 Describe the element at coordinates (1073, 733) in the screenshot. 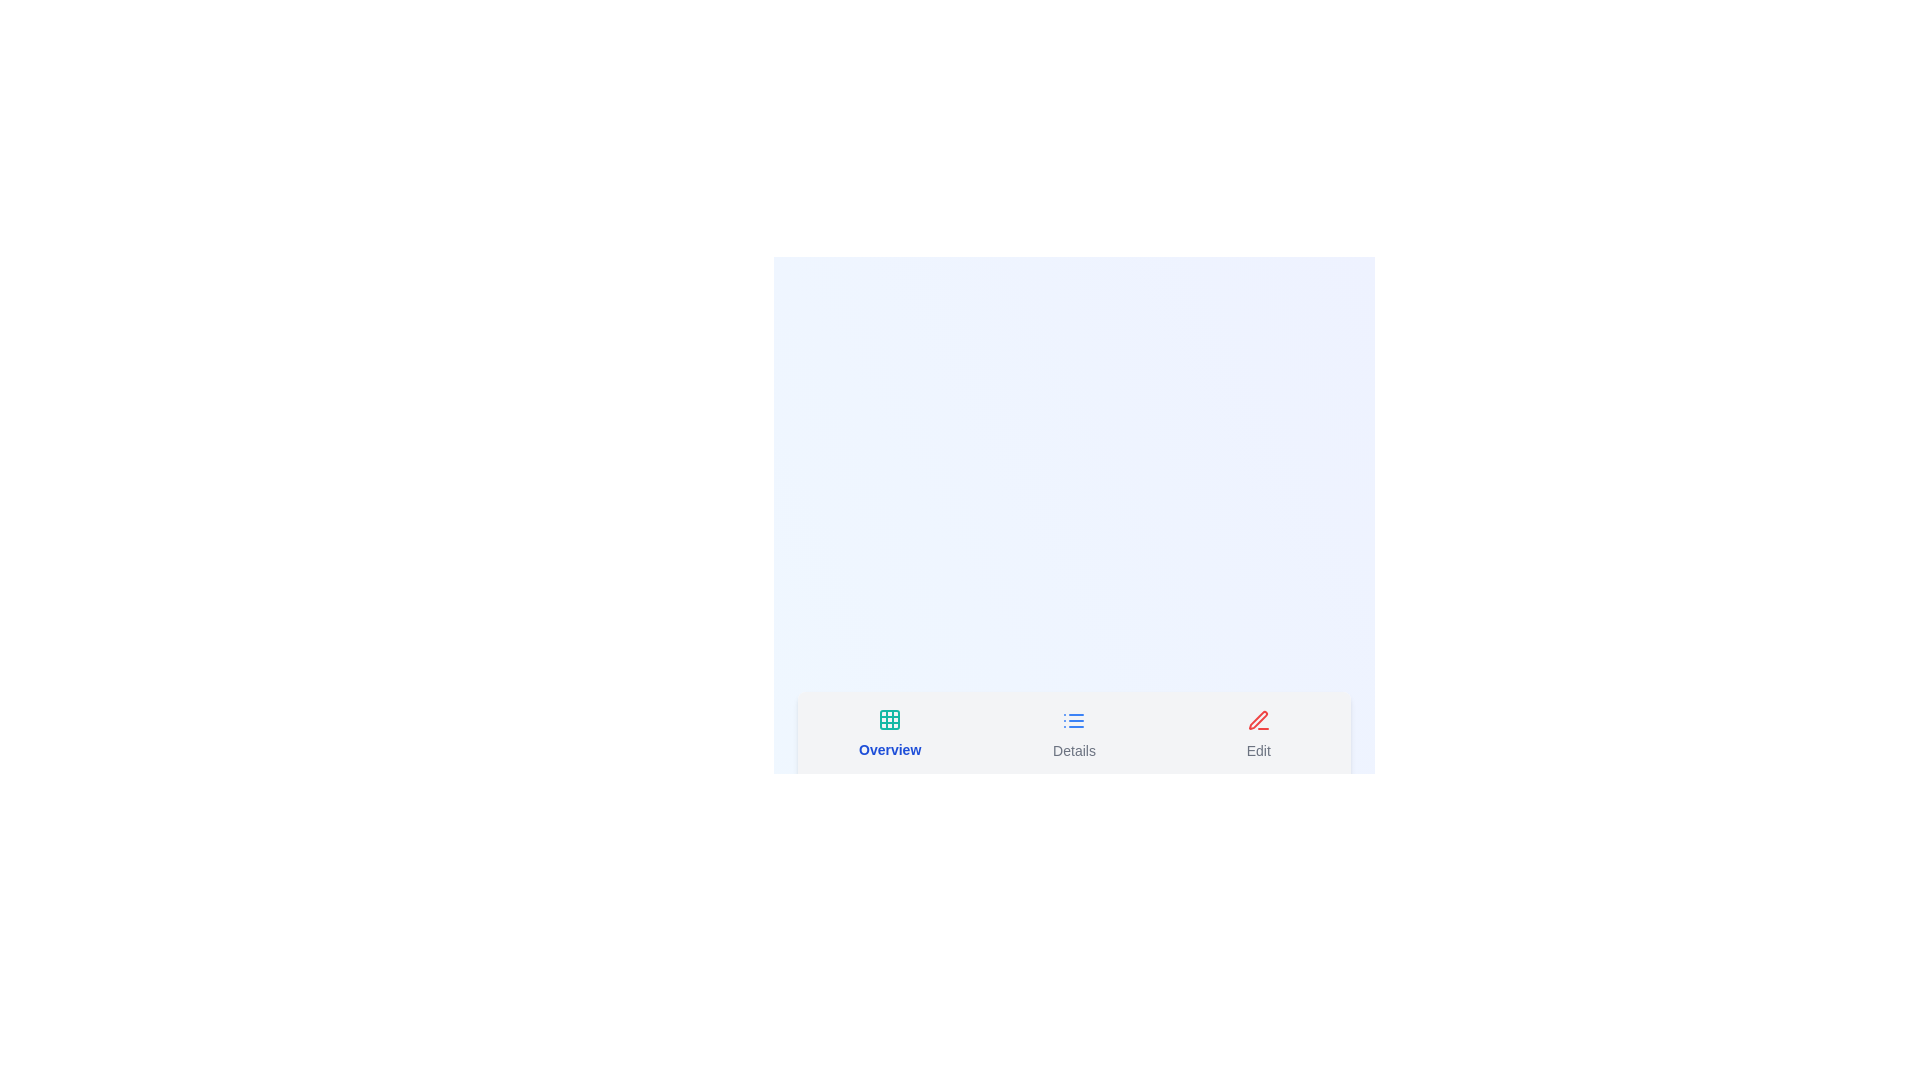

I see `the tab labeled Details by clicking on its button` at that location.